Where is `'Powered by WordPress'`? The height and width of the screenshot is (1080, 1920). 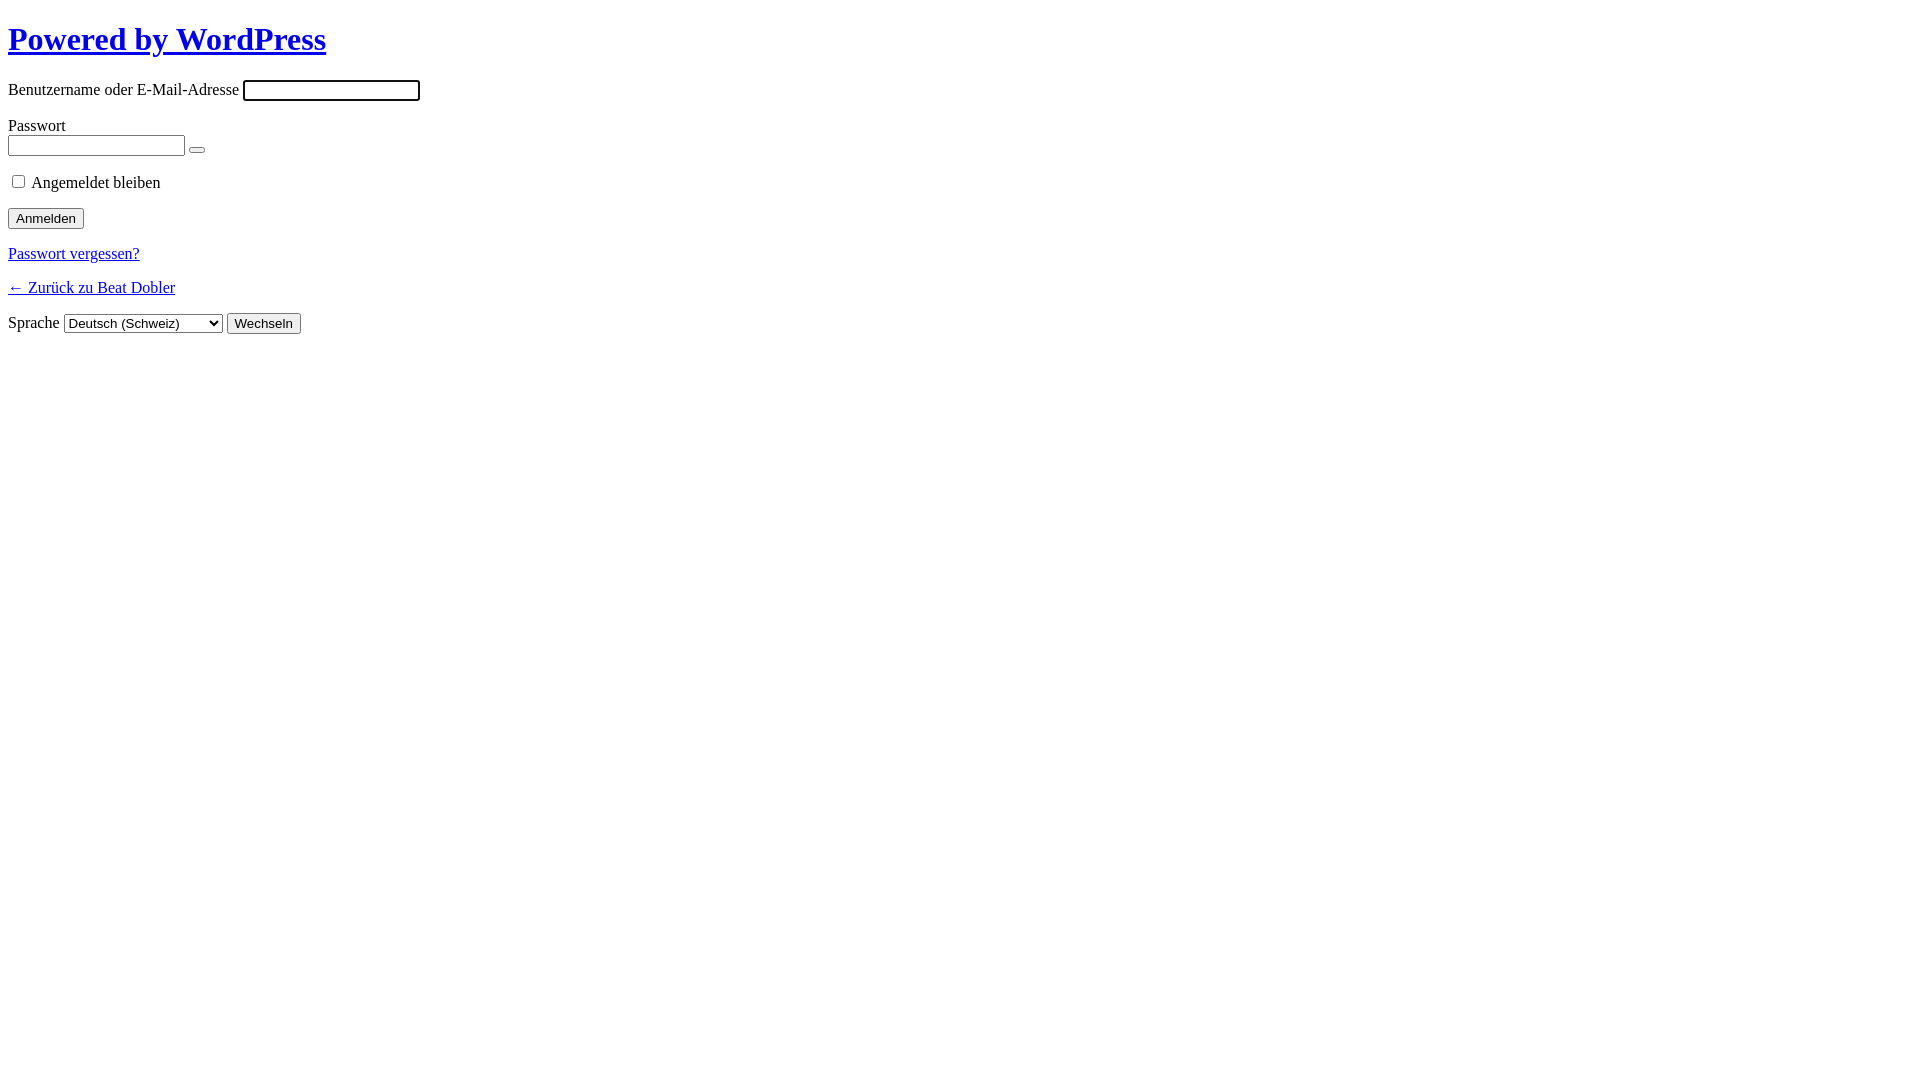 'Powered by WordPress' is located at coordinates (8, 38).